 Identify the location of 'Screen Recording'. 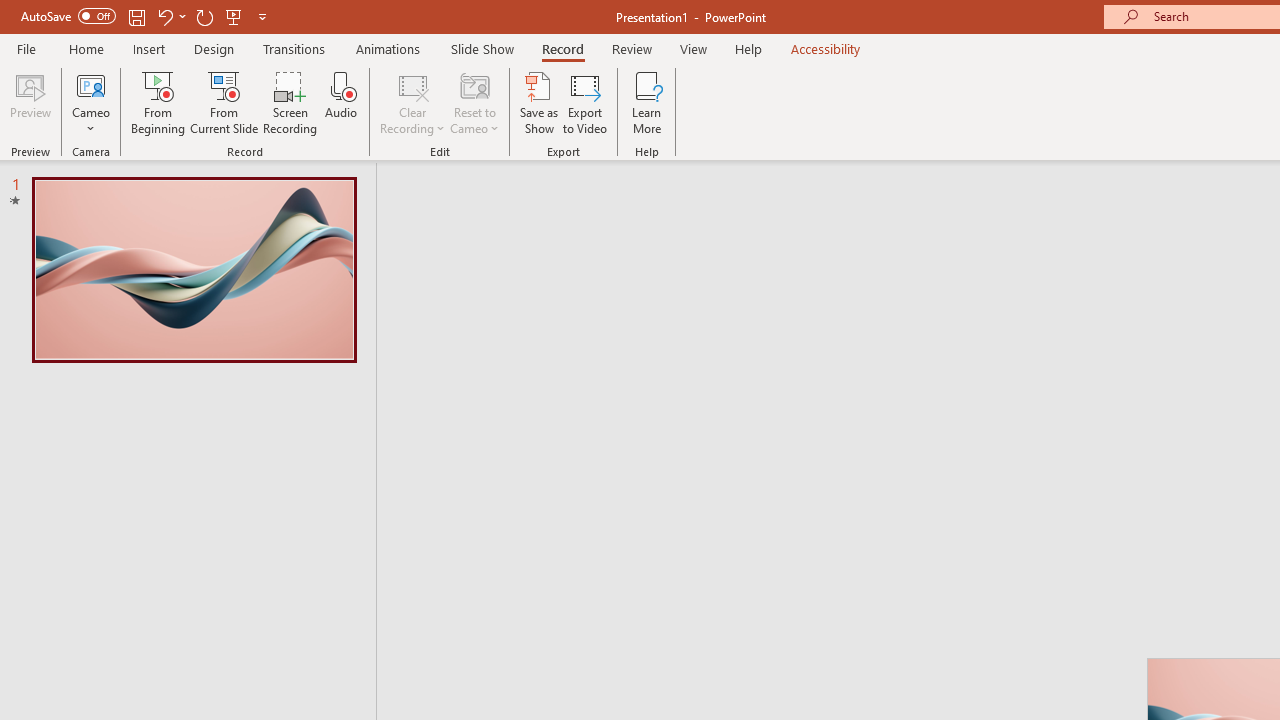
(289, 103).